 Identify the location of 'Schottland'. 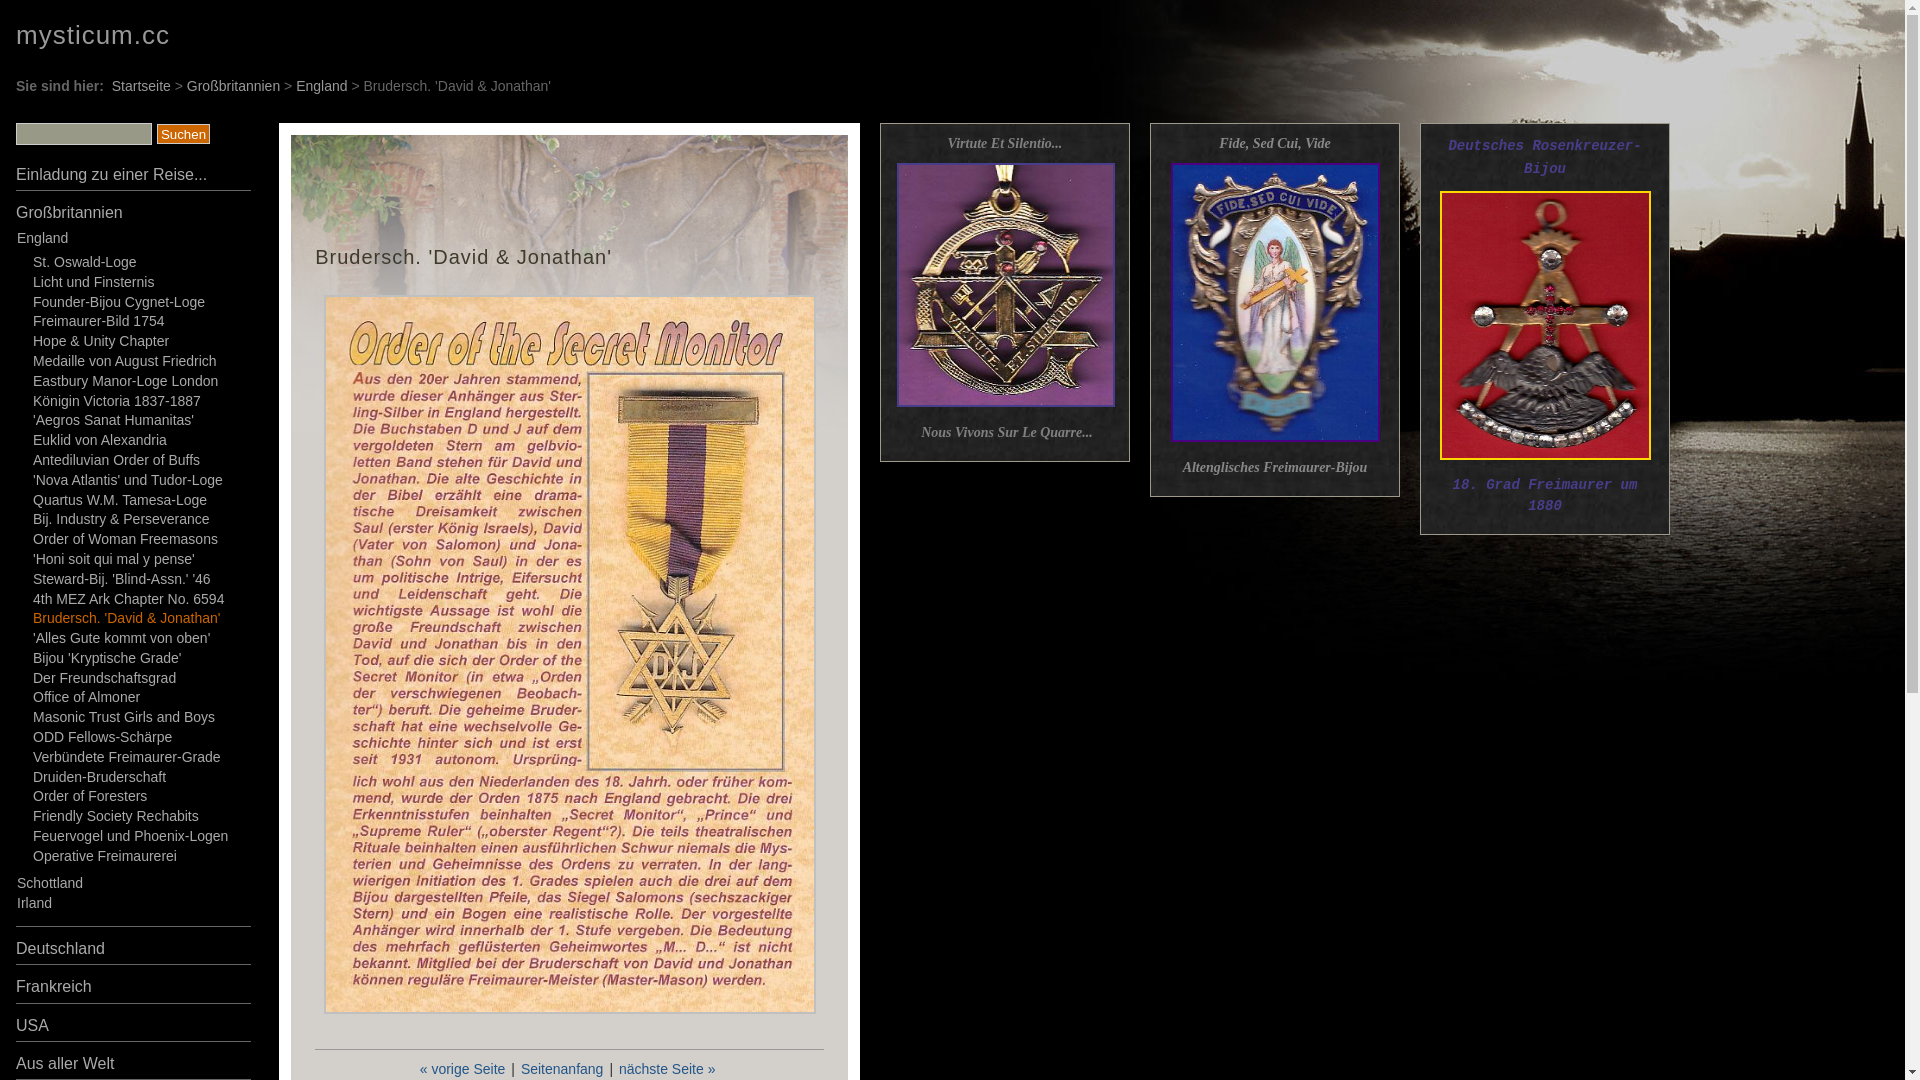
(49, 882).